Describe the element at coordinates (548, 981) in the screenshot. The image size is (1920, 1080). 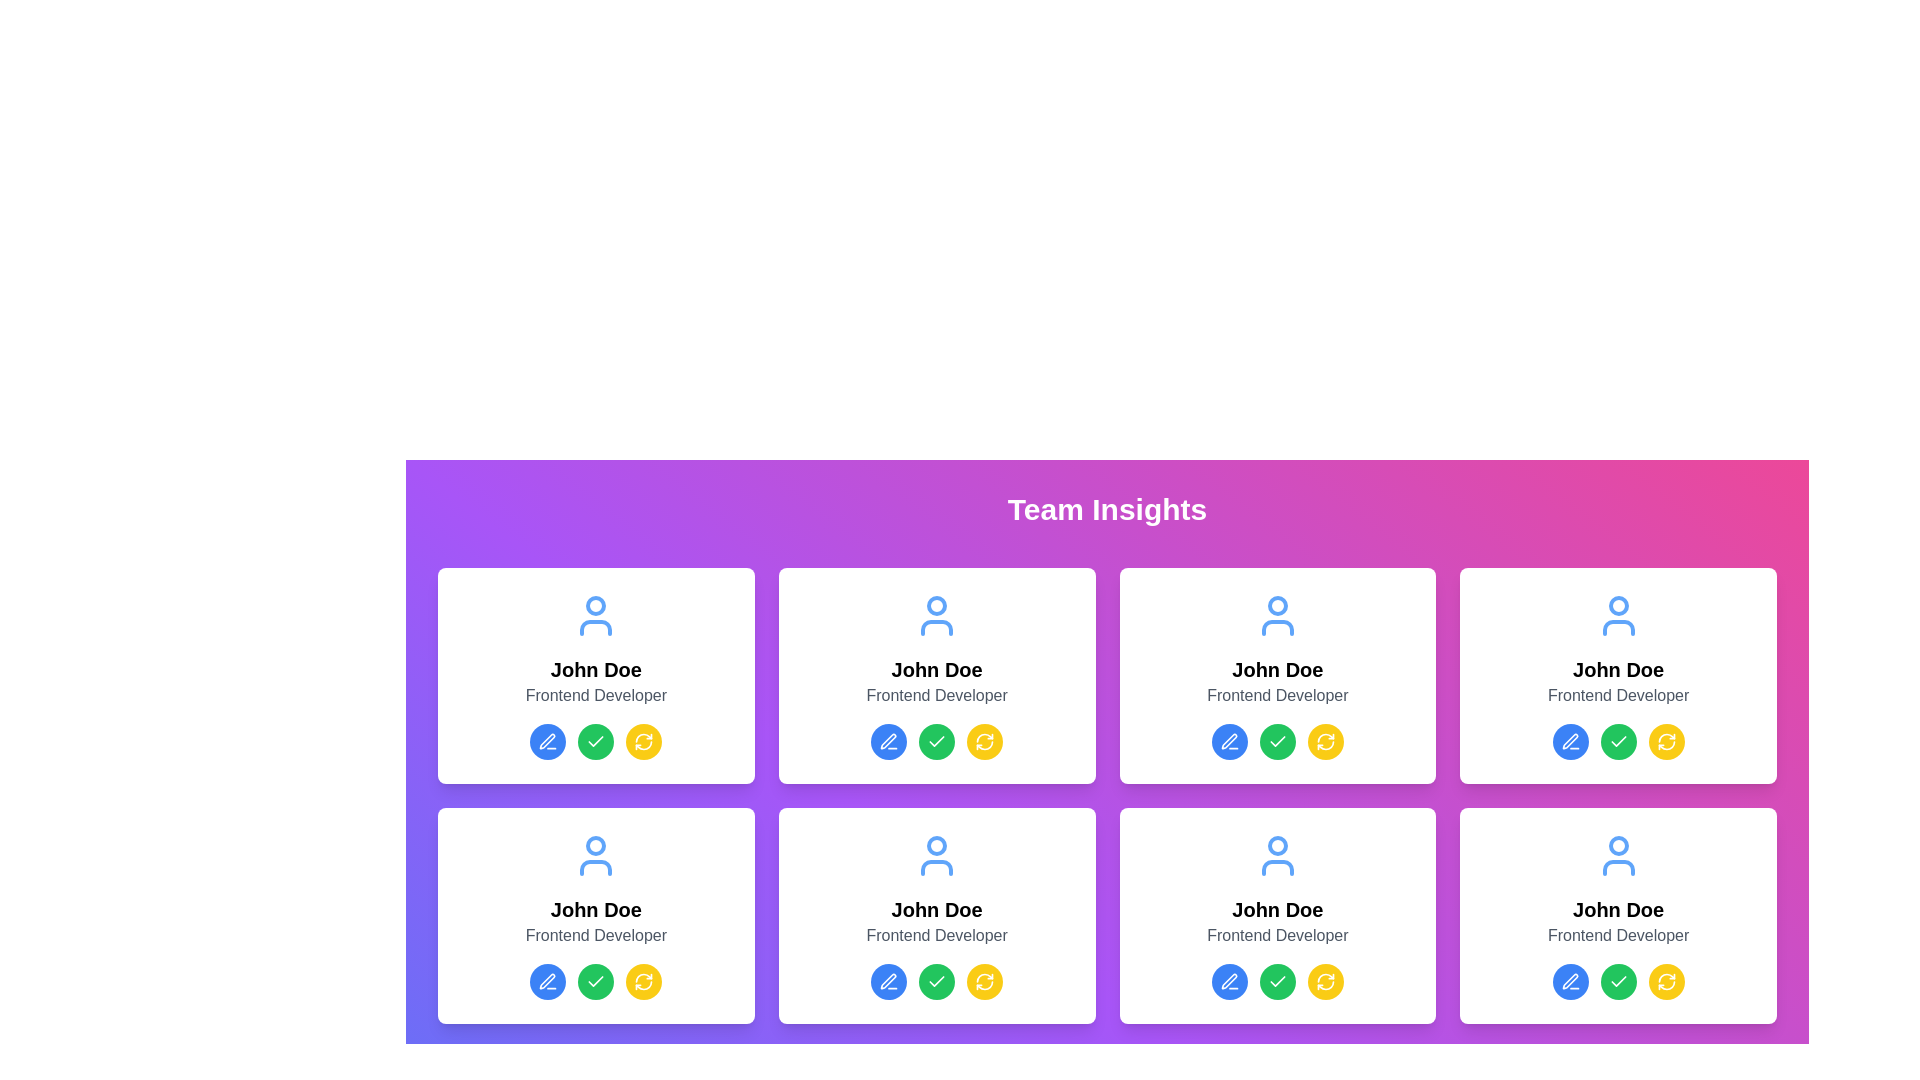
I see `the edit button located at the bottom-left of the user card in the second row and first column of the displayed grid to enable keyboard interaction` at that location.